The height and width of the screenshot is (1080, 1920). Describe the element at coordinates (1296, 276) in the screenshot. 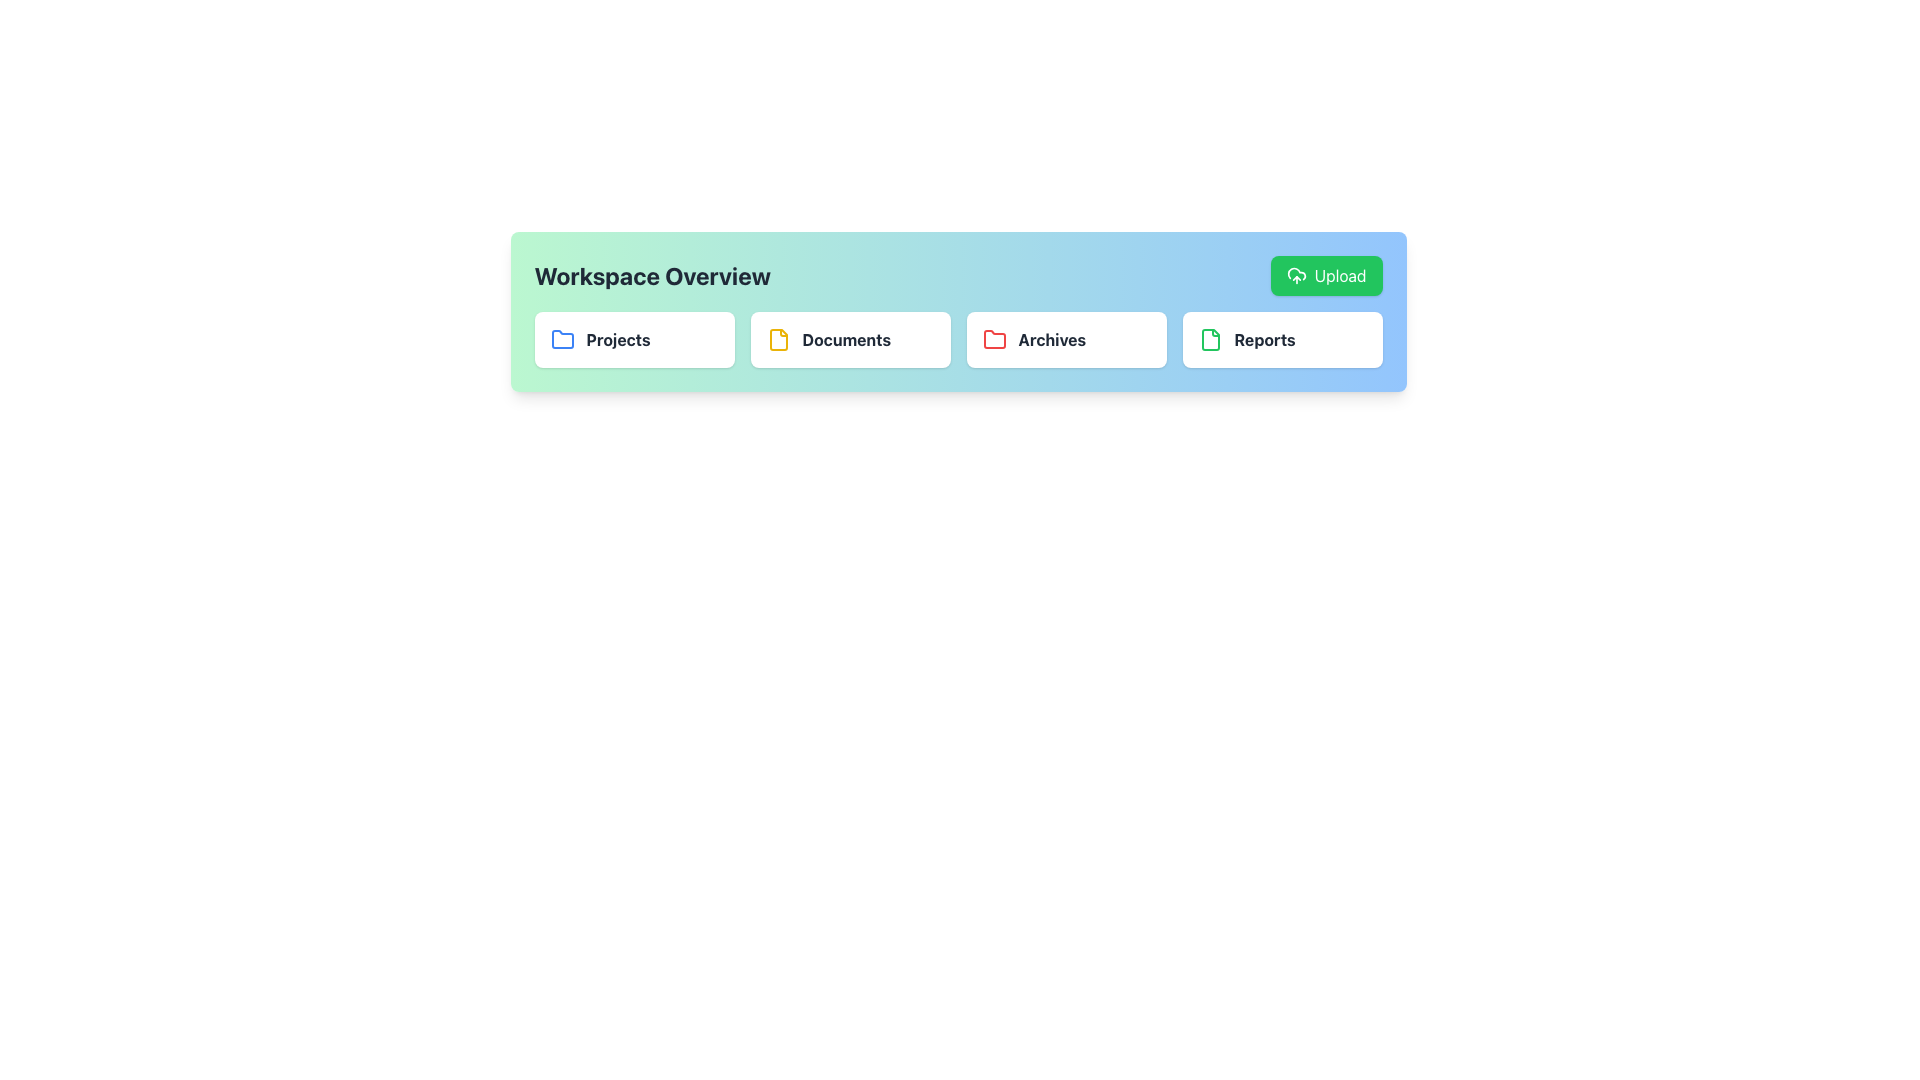

I see `the upload icon located within the green button at the top-right corner of the horizontal toolbar section, which visually indicates the upload action` at that location.